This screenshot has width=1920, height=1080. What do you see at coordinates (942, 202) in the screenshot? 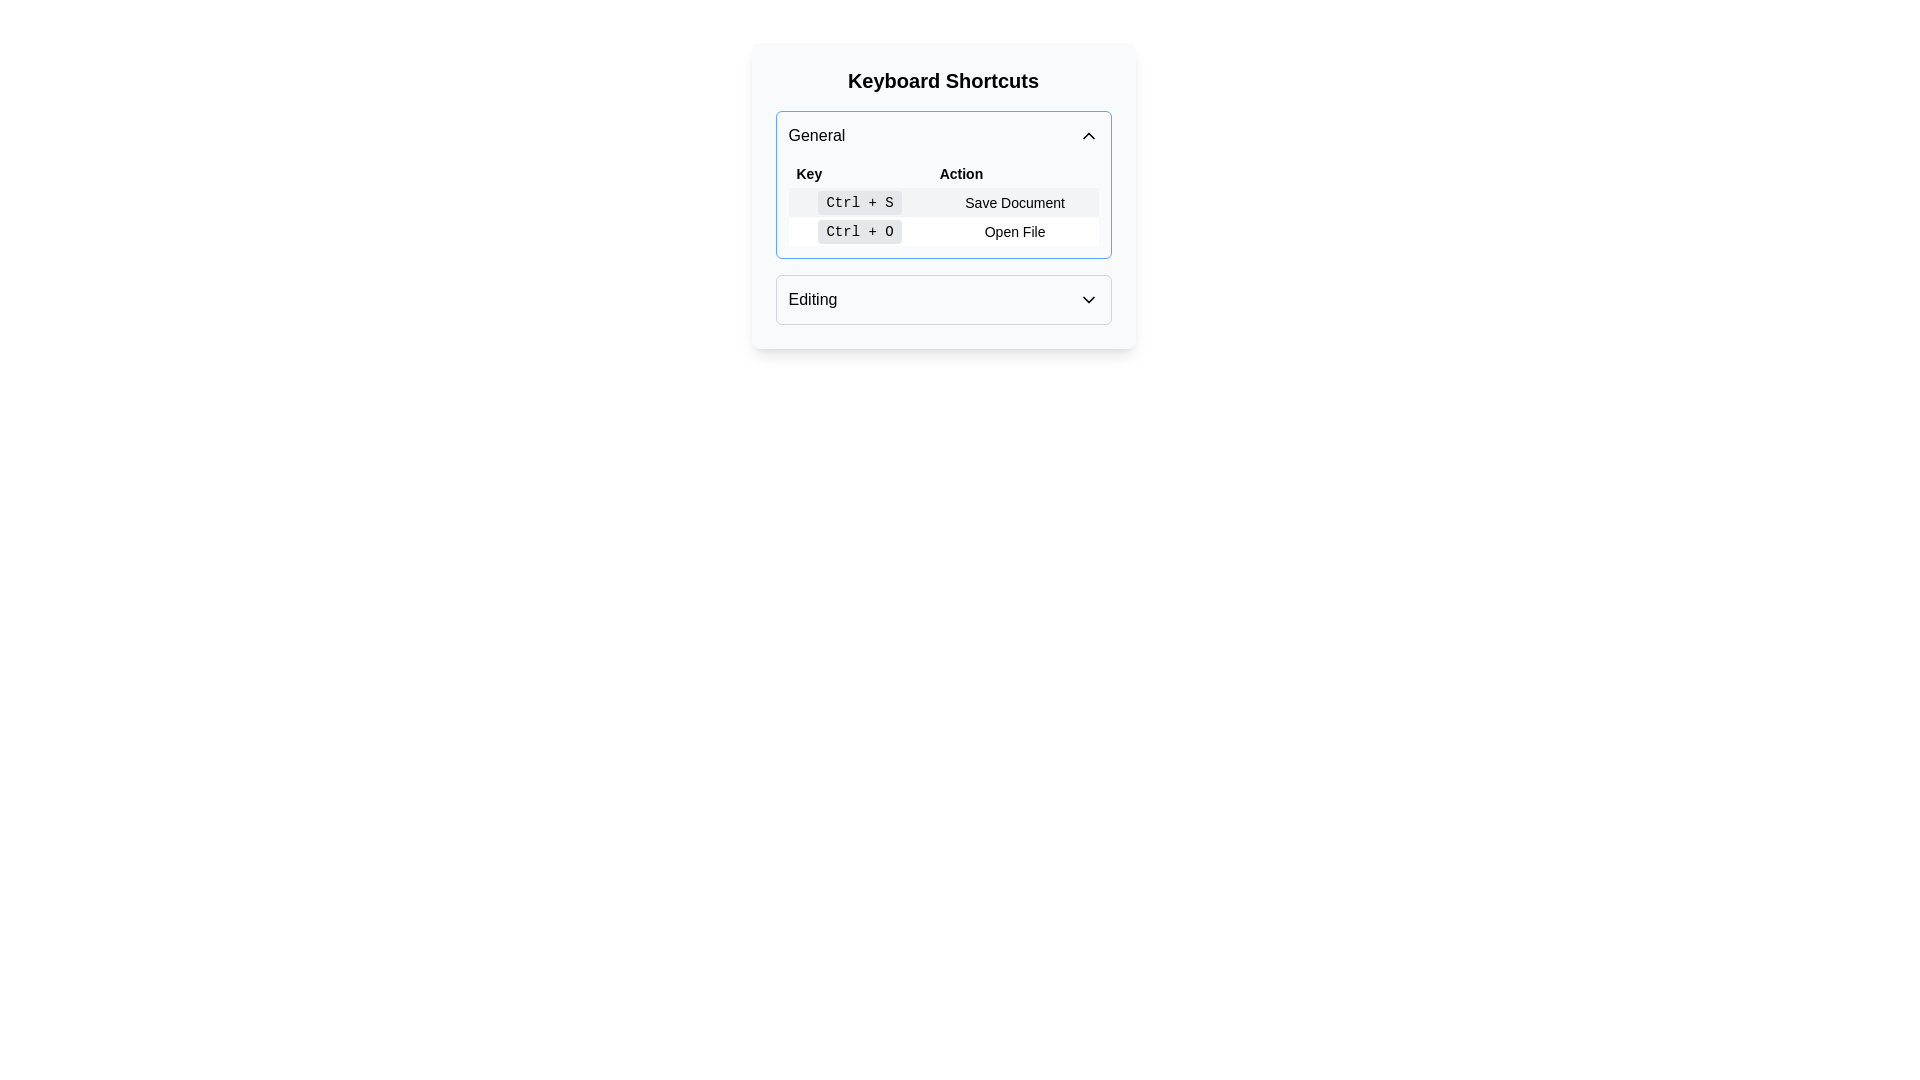
I see `the first row of the keyboard shortcuts list in the 'General' section of the 'Keyboard Shortcuts' dialog box, which describes the 'Ctrl + S' shortcut for saving the current document` at bounding box center [942, 202].